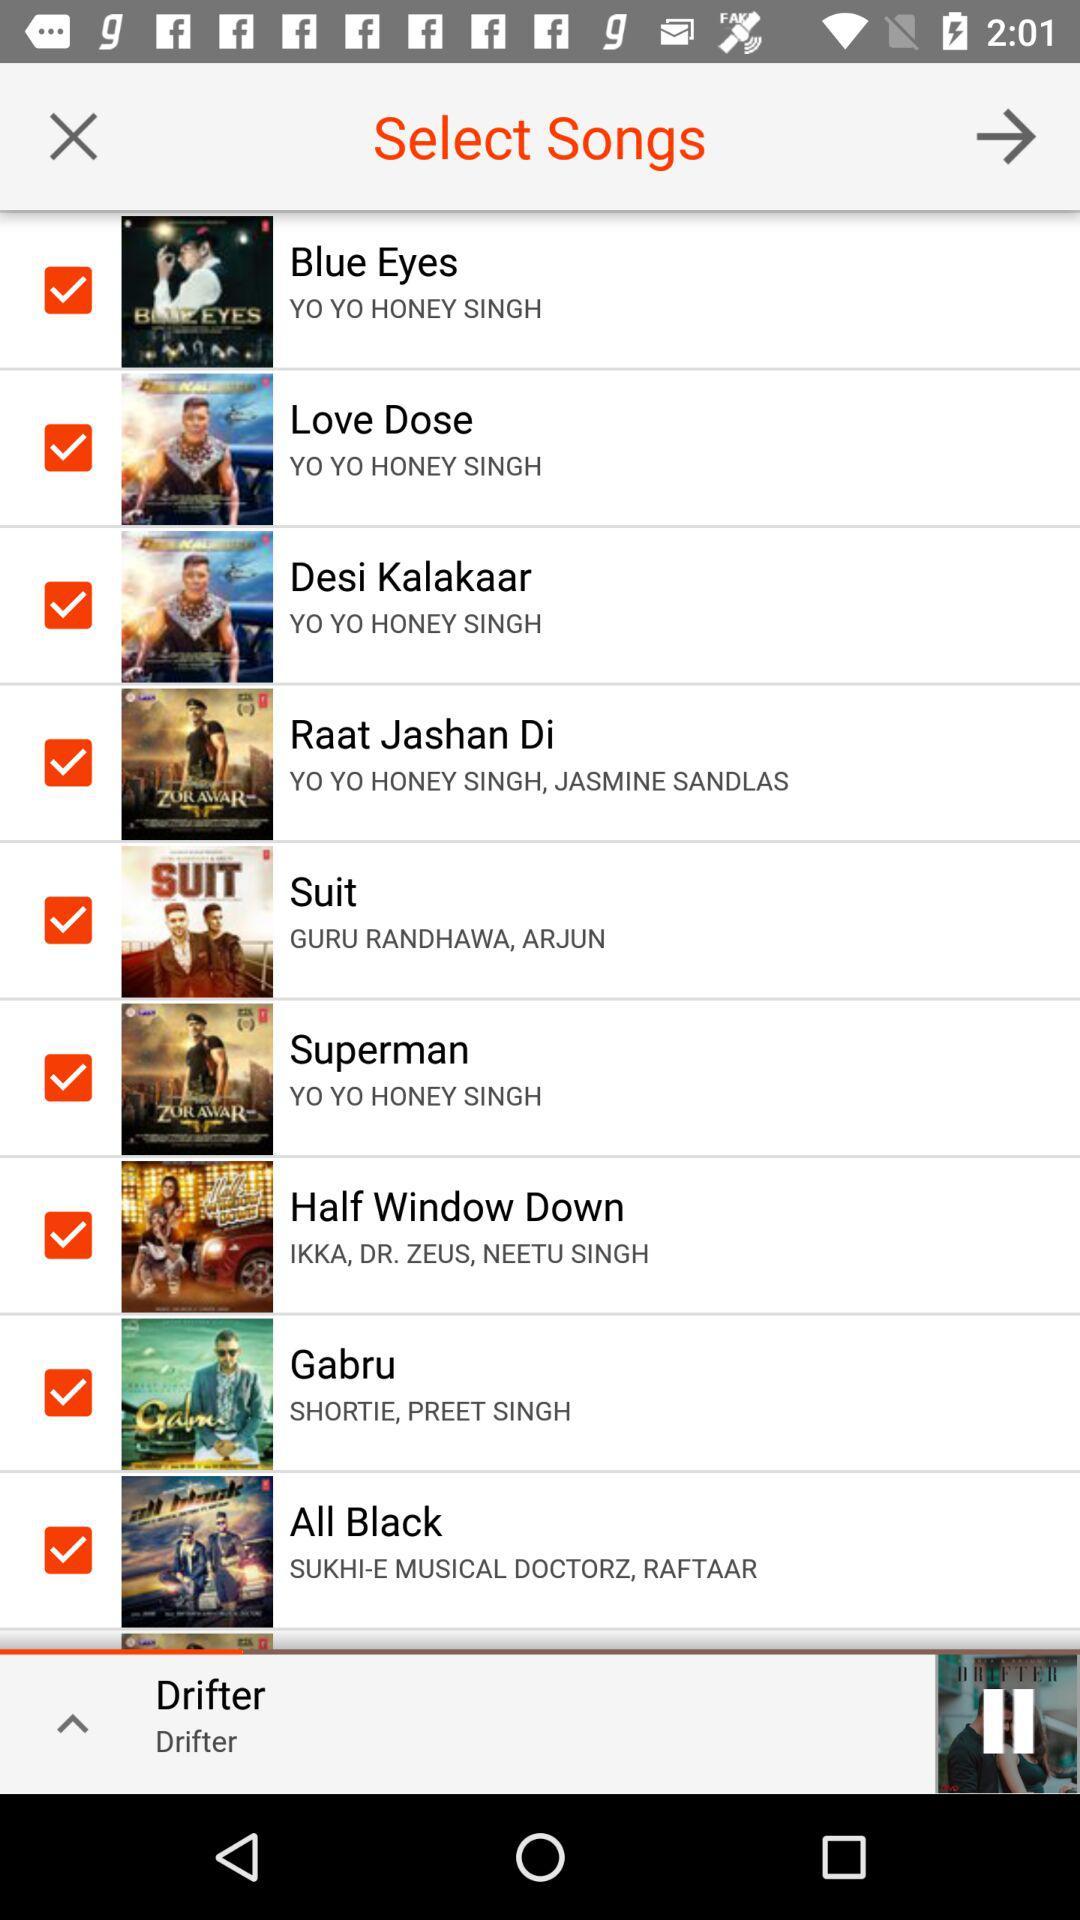  I want to click on expand current song settings, so click(64, 1721).